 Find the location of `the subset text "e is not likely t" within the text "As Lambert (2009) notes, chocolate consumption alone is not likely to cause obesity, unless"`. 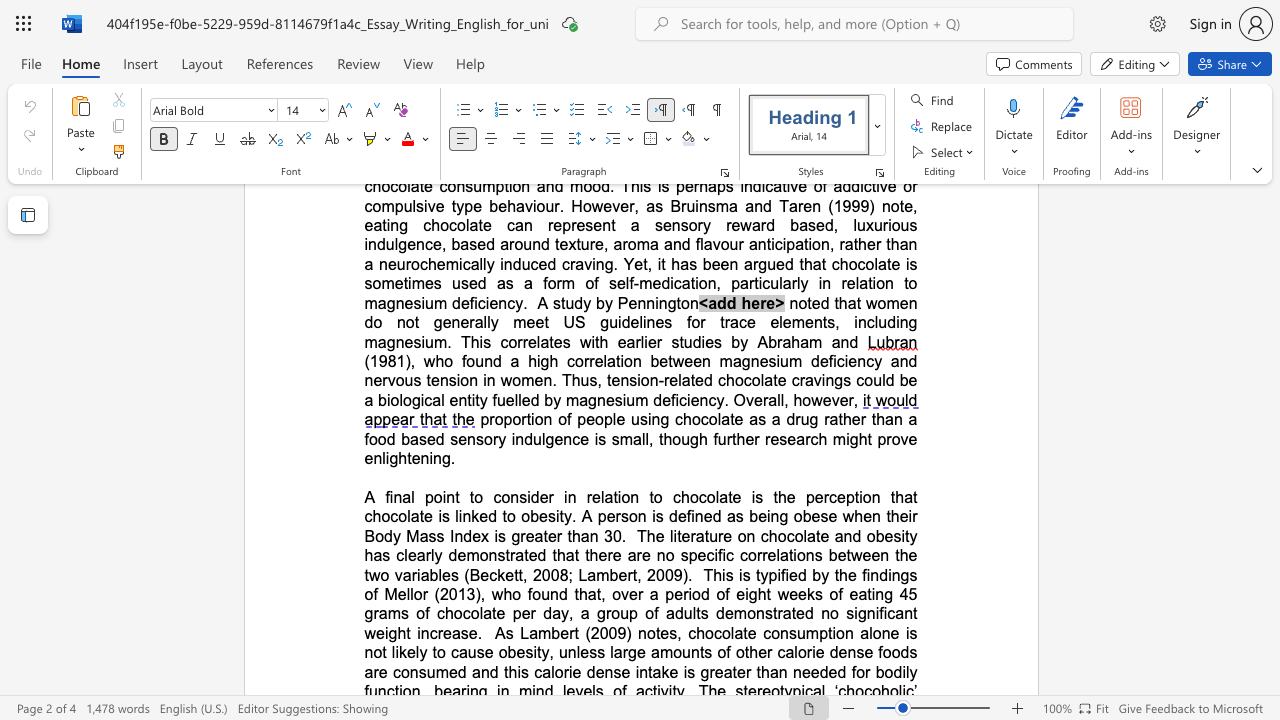

the subset text "e is not likely t" within the text "As Lambert (2009) notes, chocolate consumption alone is not likely to cause obesity, unless" is located at coordinates (889, 633).